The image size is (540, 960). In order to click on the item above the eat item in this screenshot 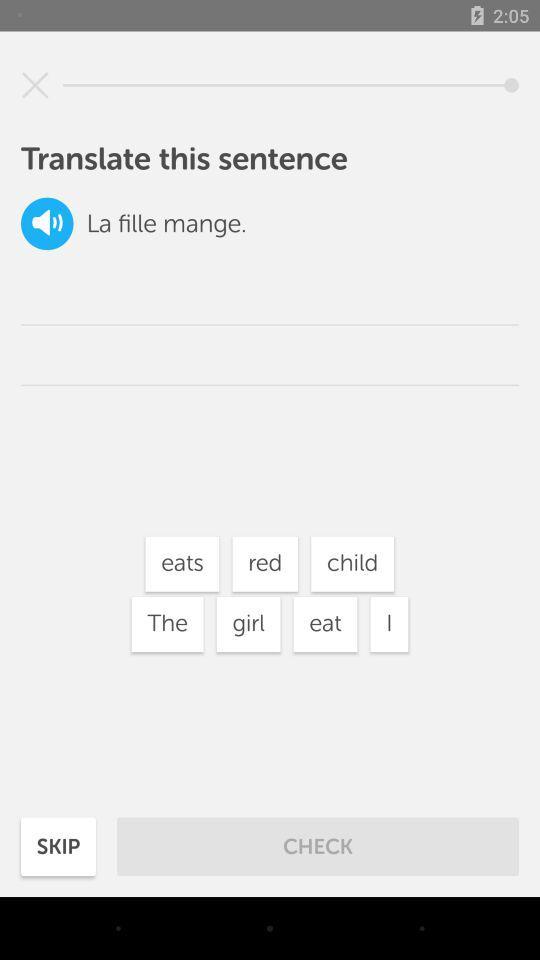, I will do `click(351, 564)`.